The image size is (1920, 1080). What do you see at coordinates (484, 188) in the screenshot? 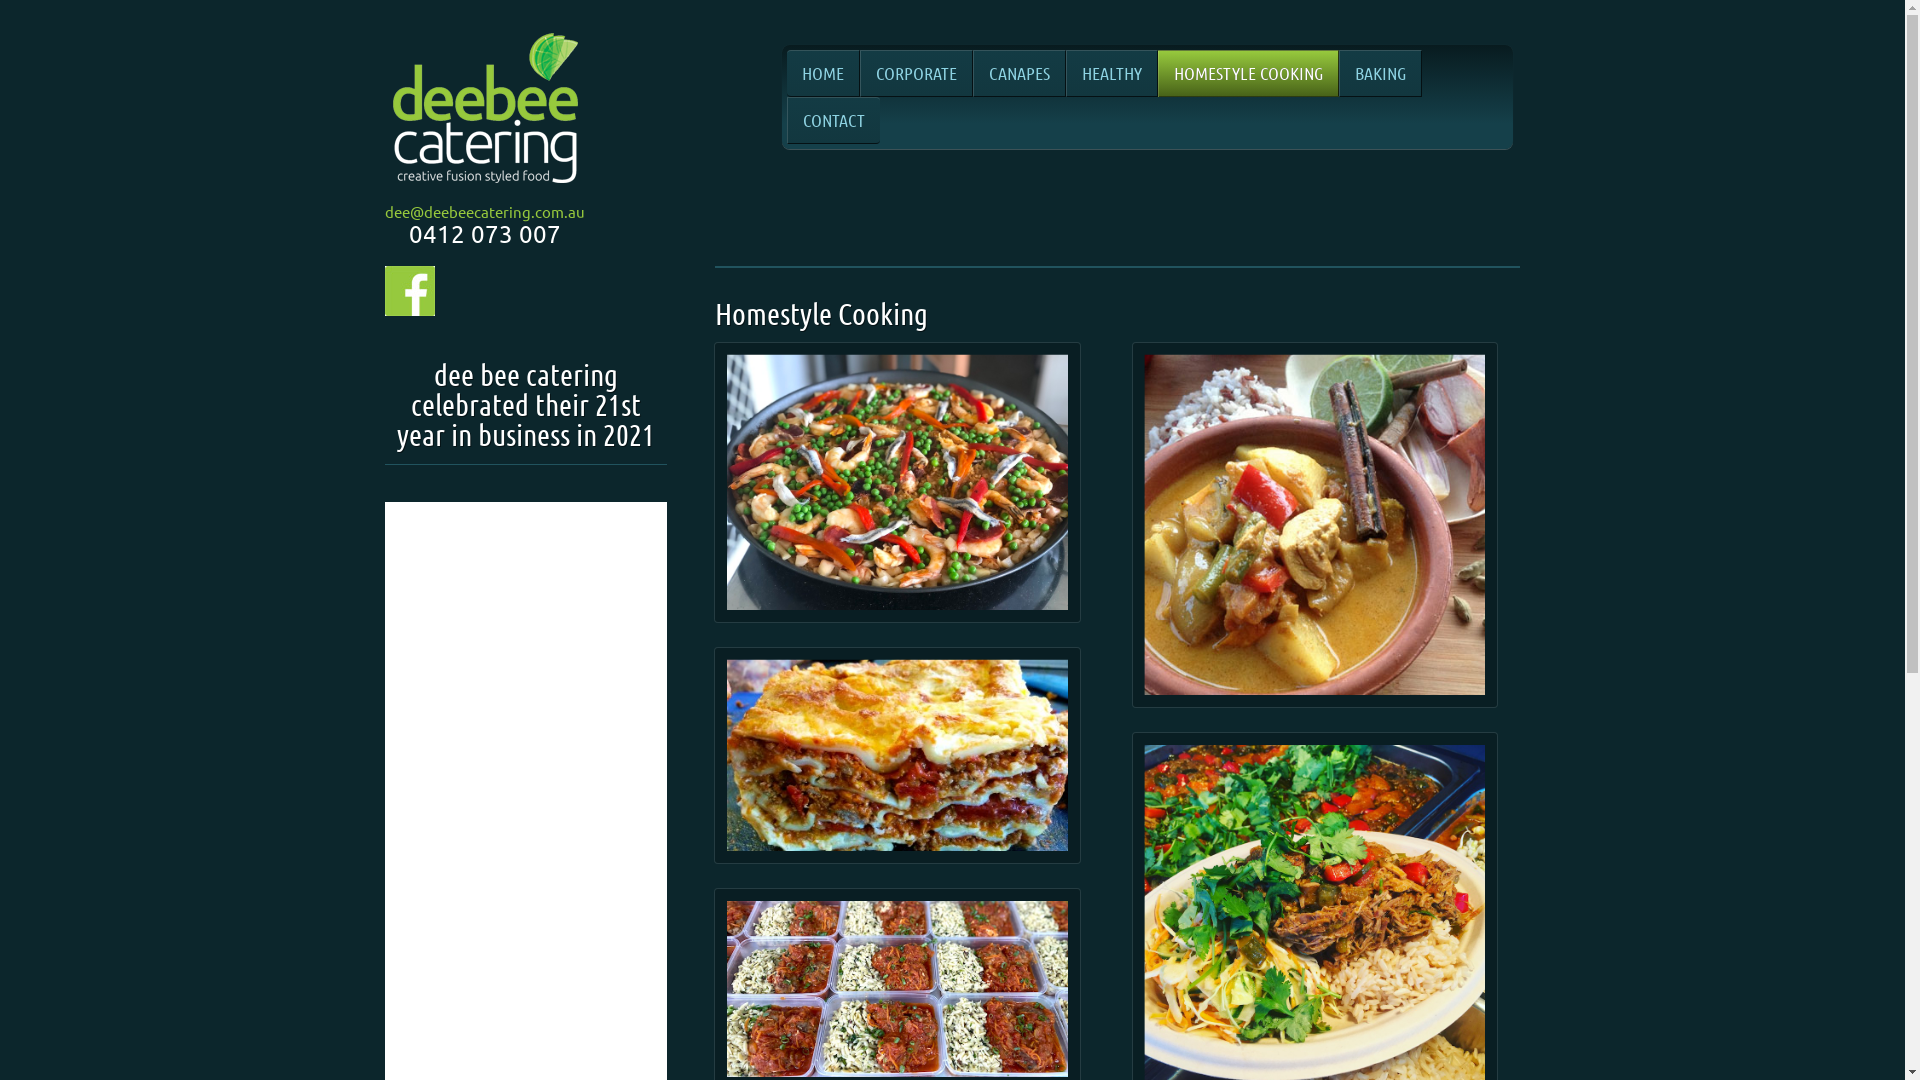
I see `'Creative Fusion Style Food'` at bounding box center [484, 188].